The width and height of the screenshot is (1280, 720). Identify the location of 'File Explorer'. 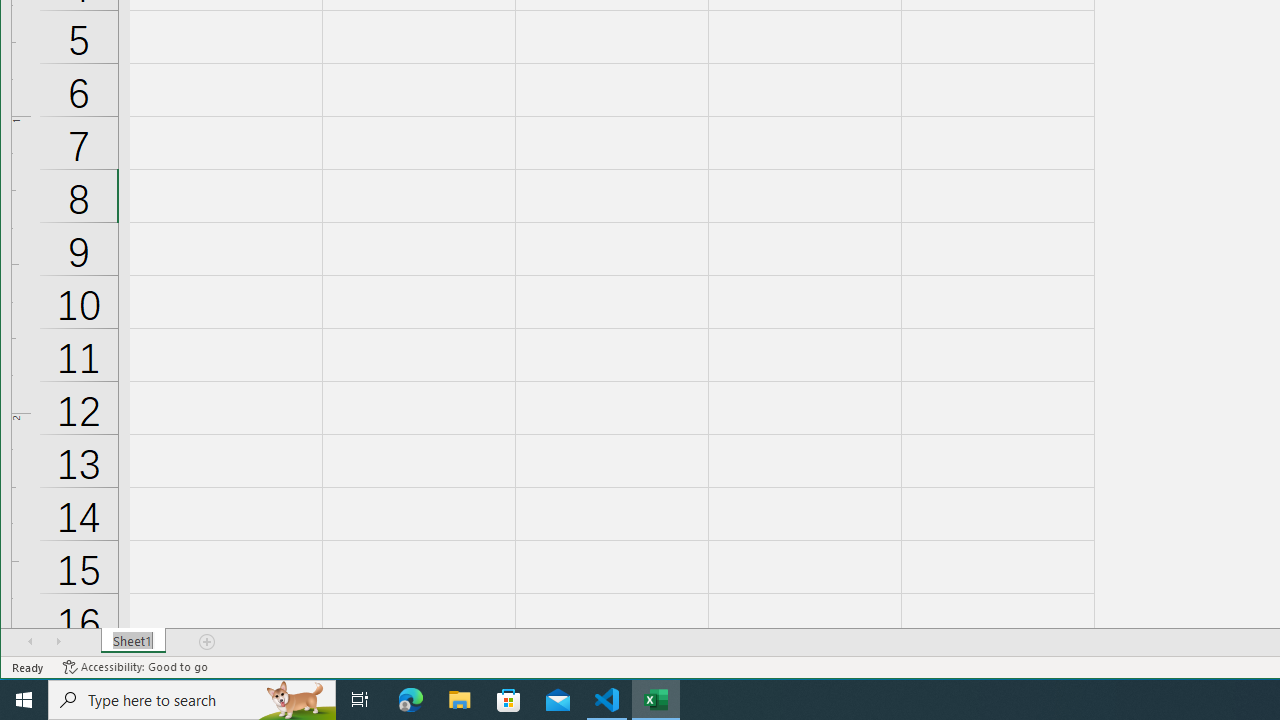
(459, 698).